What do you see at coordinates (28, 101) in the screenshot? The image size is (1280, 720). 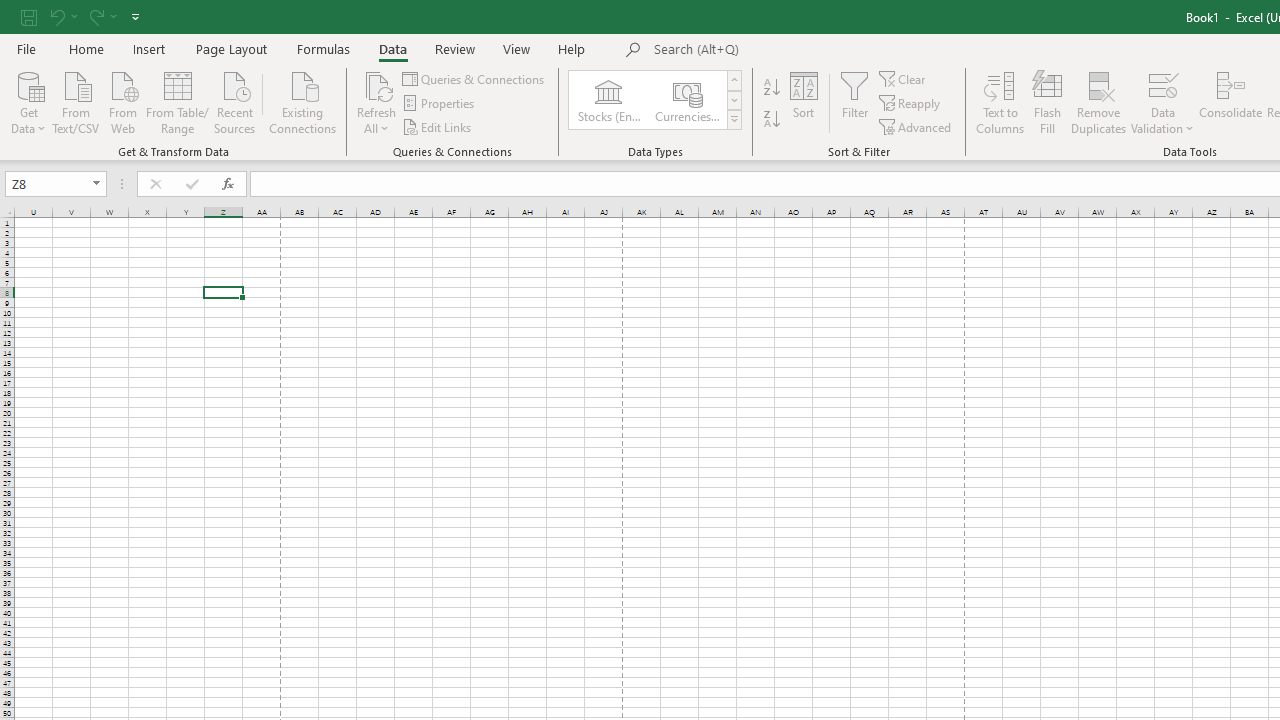 I see `'Get Data'` at bounding box center [28, 101].